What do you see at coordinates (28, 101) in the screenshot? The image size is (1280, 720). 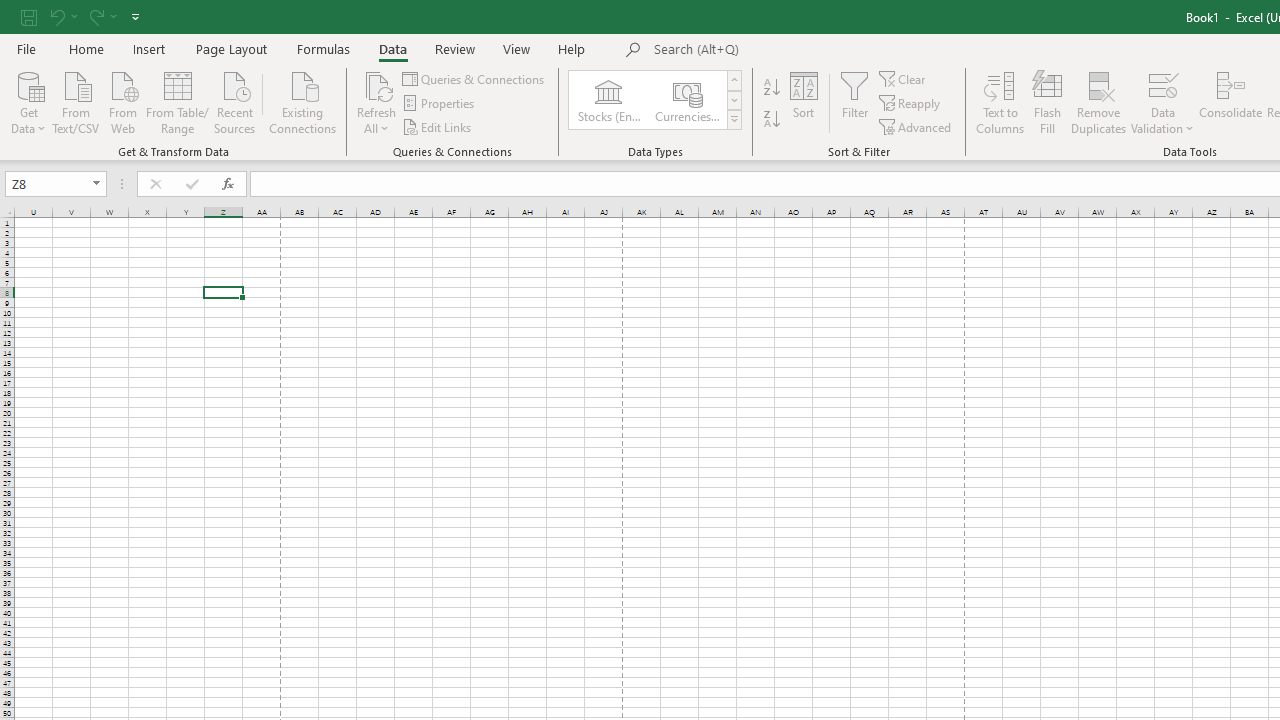 I see `'Get Data'` at bounding box center [28, 101].